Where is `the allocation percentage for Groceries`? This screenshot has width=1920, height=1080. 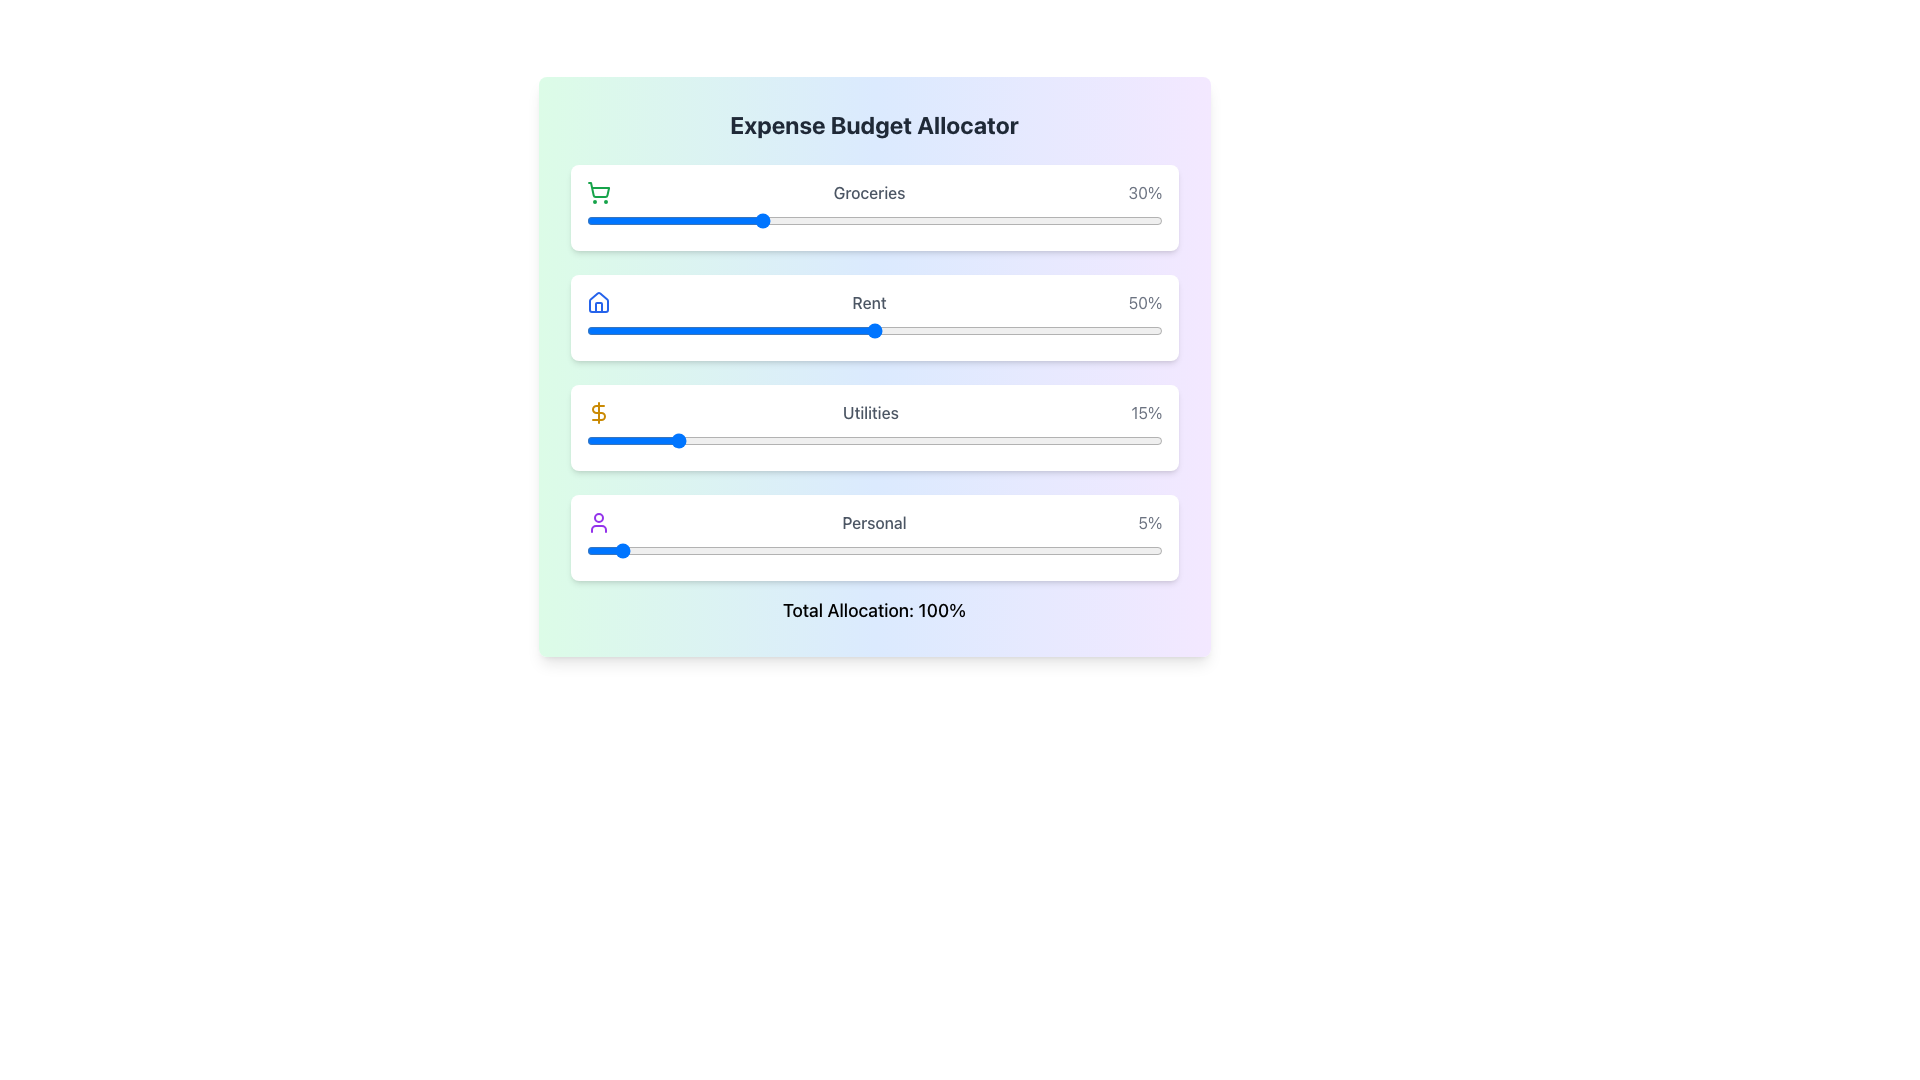
the allocation percentage for Groceries is located at coordinates (1080, 220).